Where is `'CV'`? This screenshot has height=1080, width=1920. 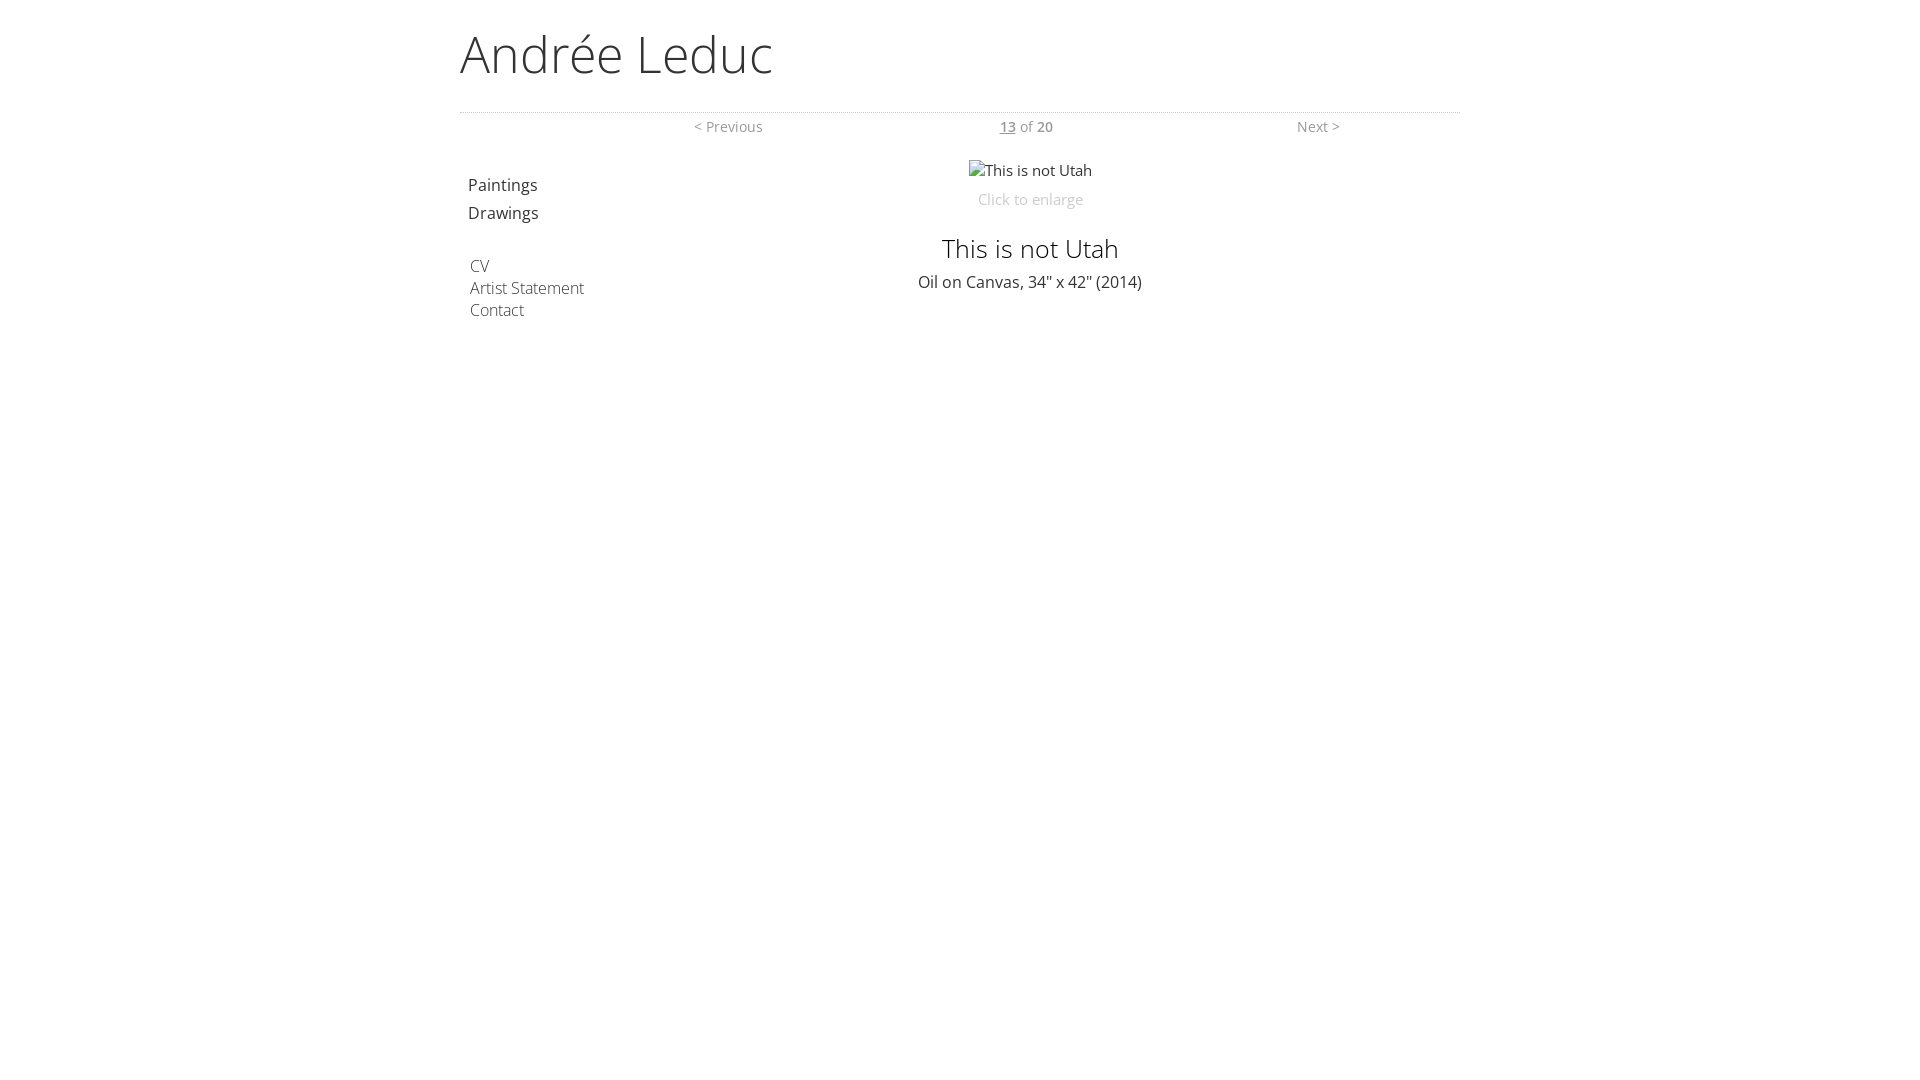 'CV' is located at coordinates (469, 265).